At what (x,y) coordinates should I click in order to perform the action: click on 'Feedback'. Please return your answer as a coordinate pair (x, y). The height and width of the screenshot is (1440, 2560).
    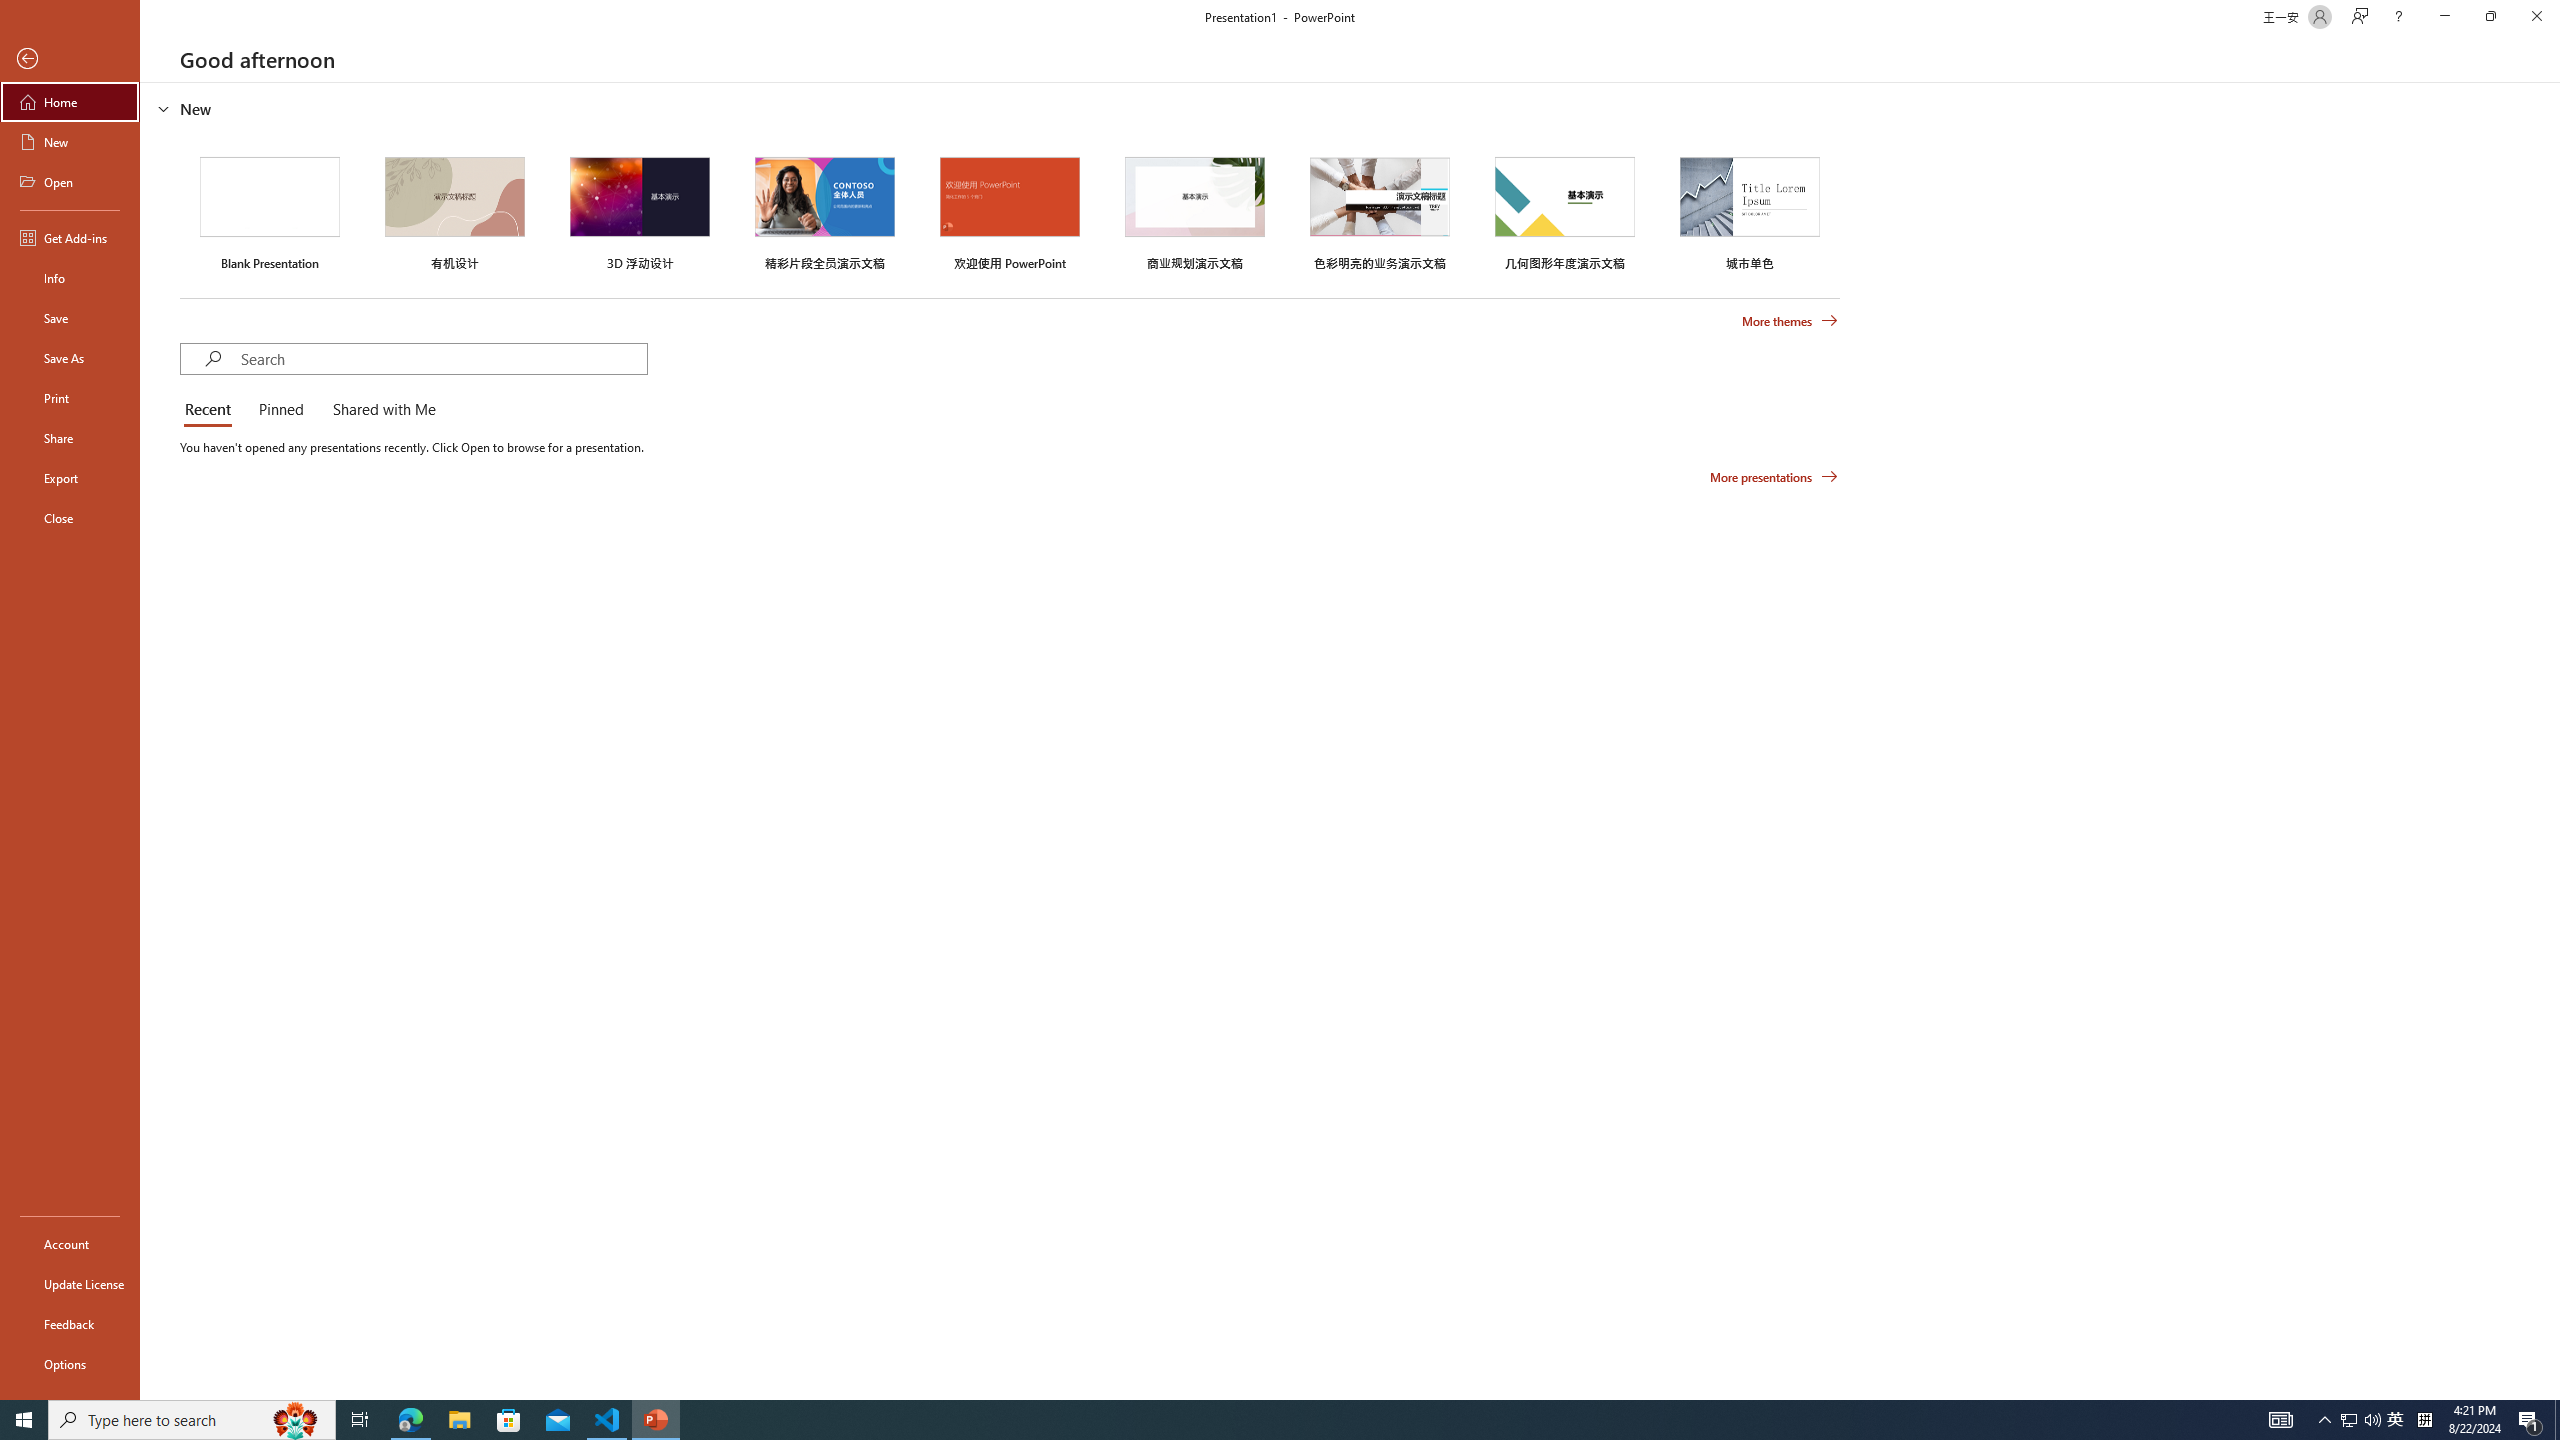
    Looking at the image, I should click on (69, 1324).